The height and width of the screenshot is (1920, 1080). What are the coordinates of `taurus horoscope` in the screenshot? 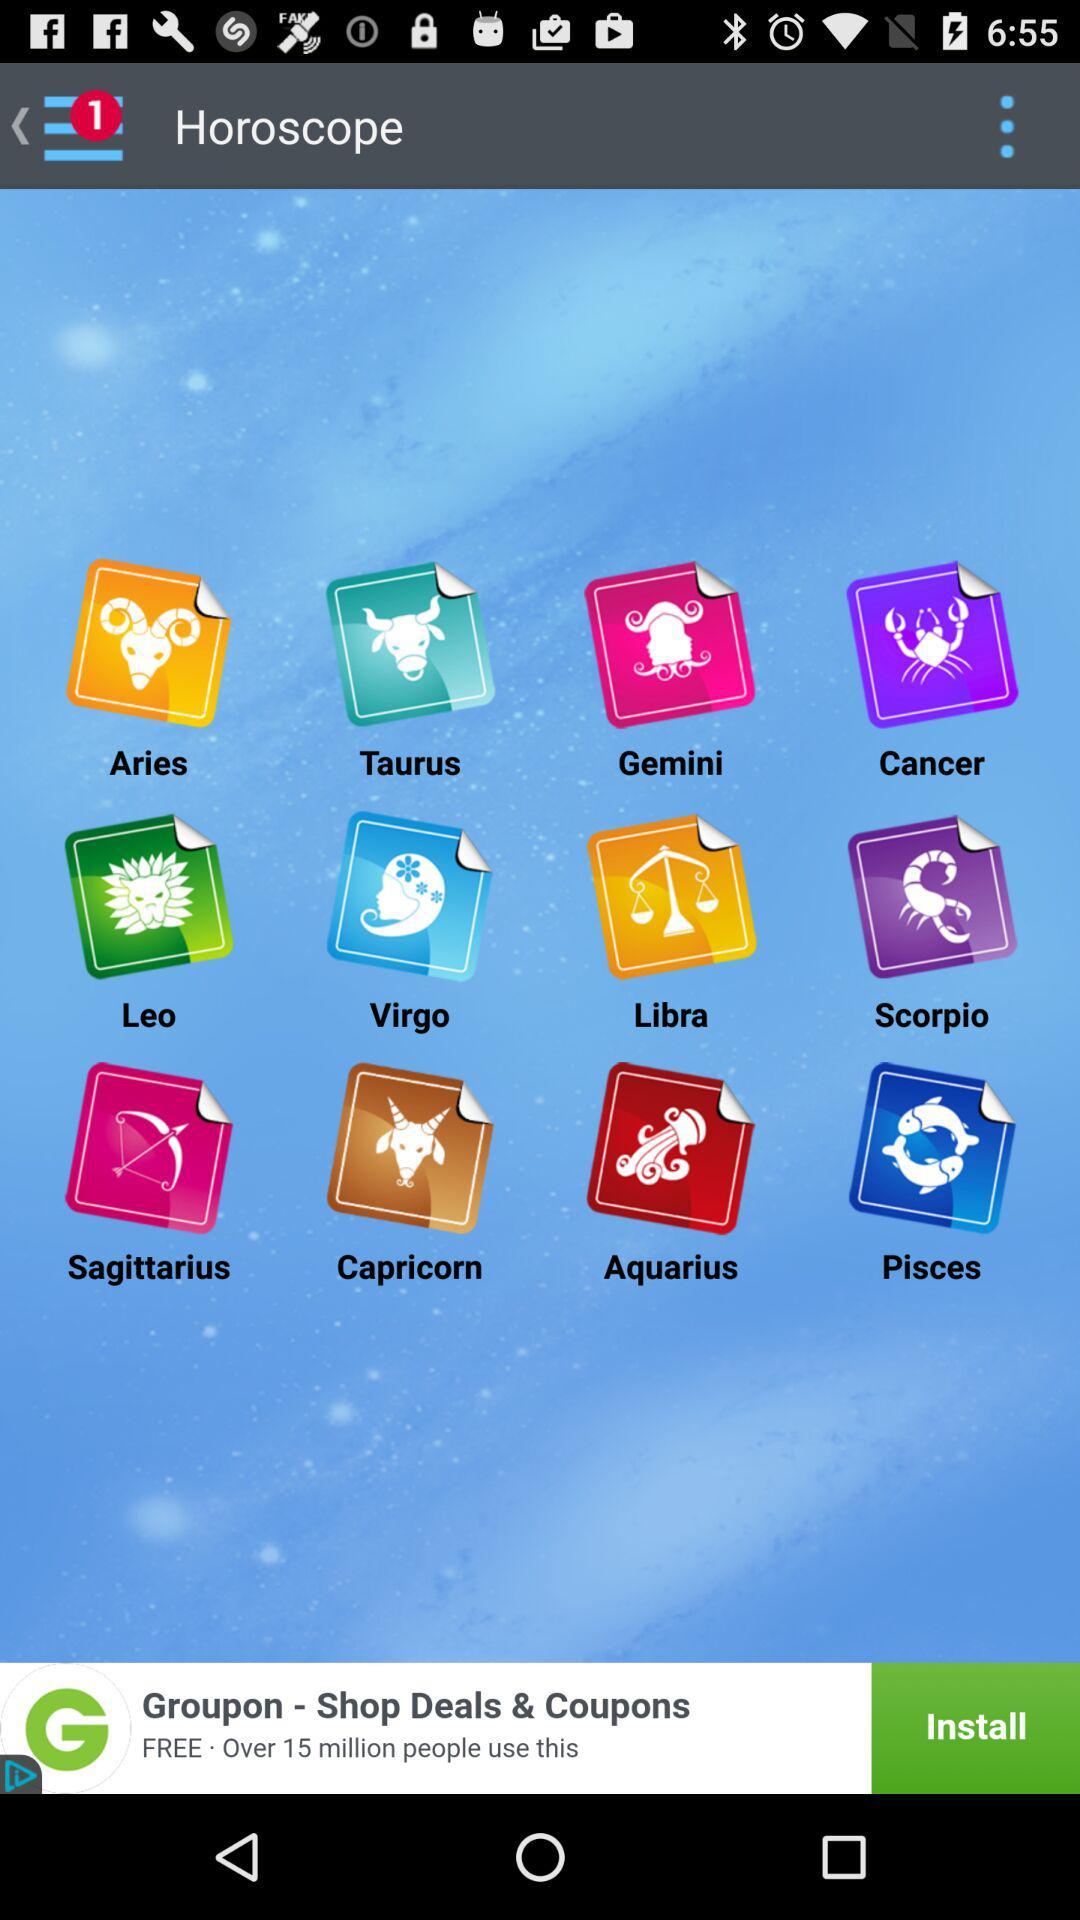 It's located at (408, 644).